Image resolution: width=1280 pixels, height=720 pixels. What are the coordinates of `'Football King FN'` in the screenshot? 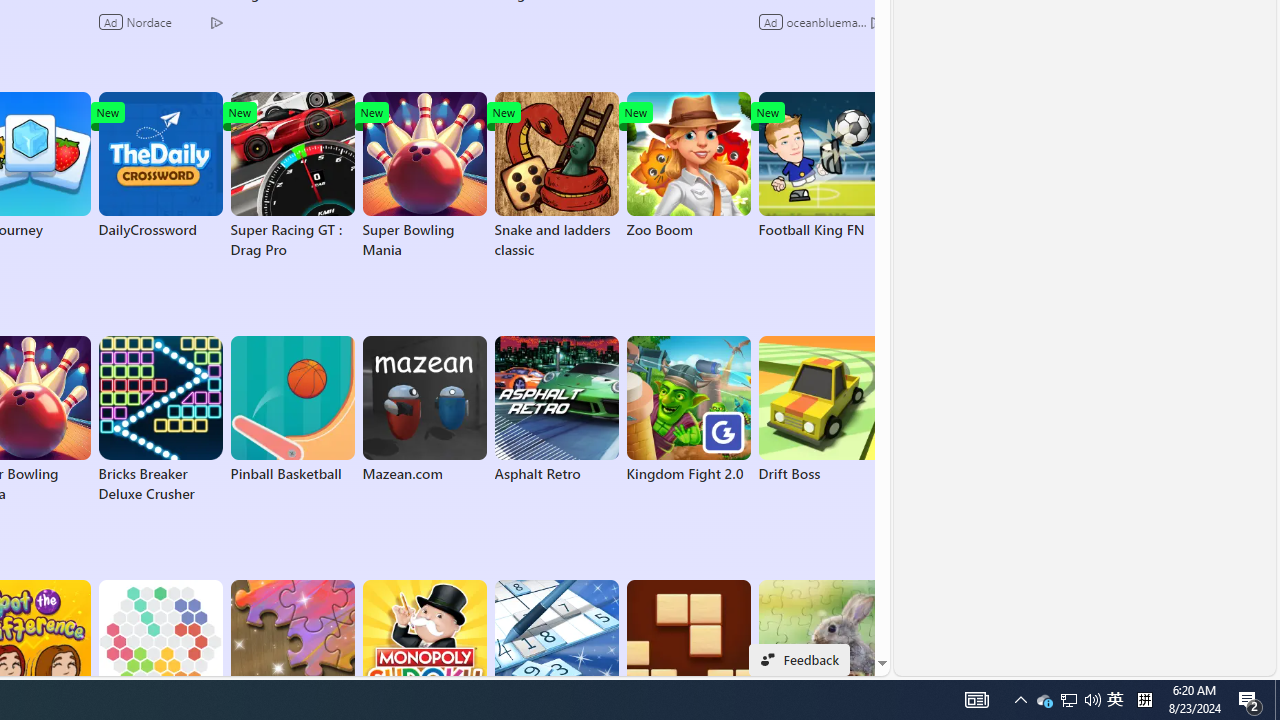 It's located at (820, 164).